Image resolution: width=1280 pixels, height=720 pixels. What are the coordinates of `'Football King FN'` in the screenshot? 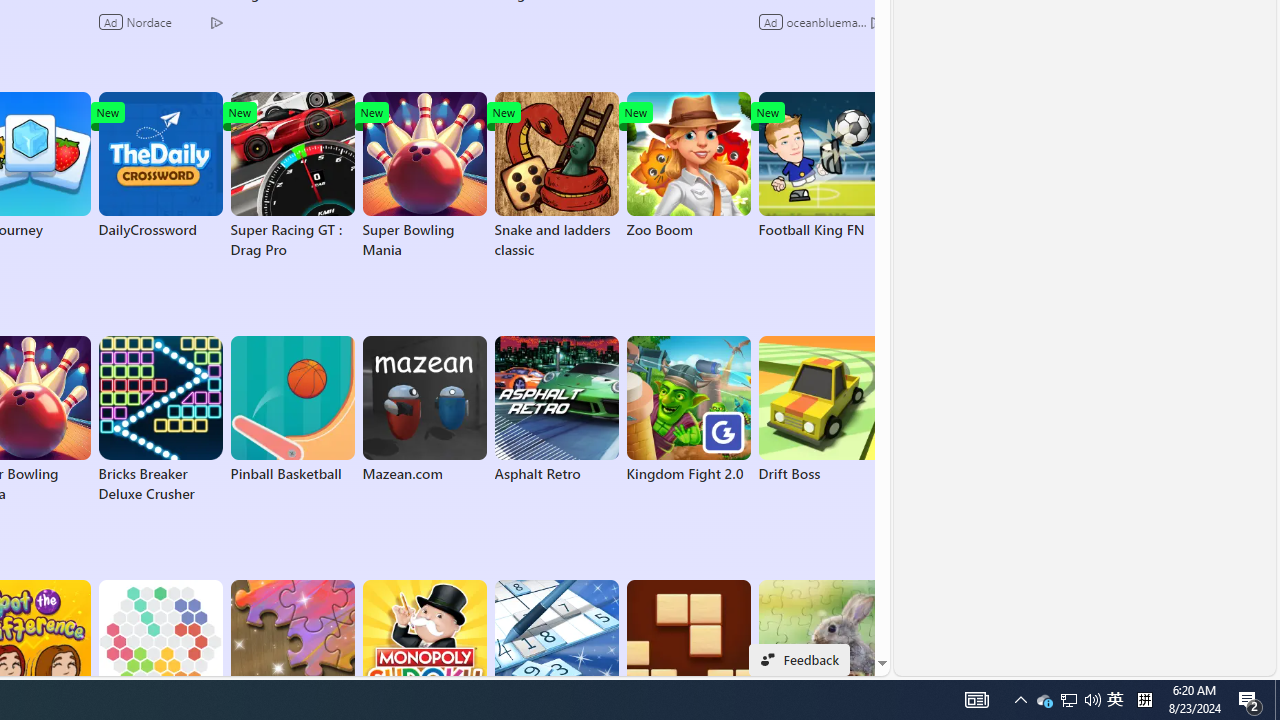 It's located at (820, 164).